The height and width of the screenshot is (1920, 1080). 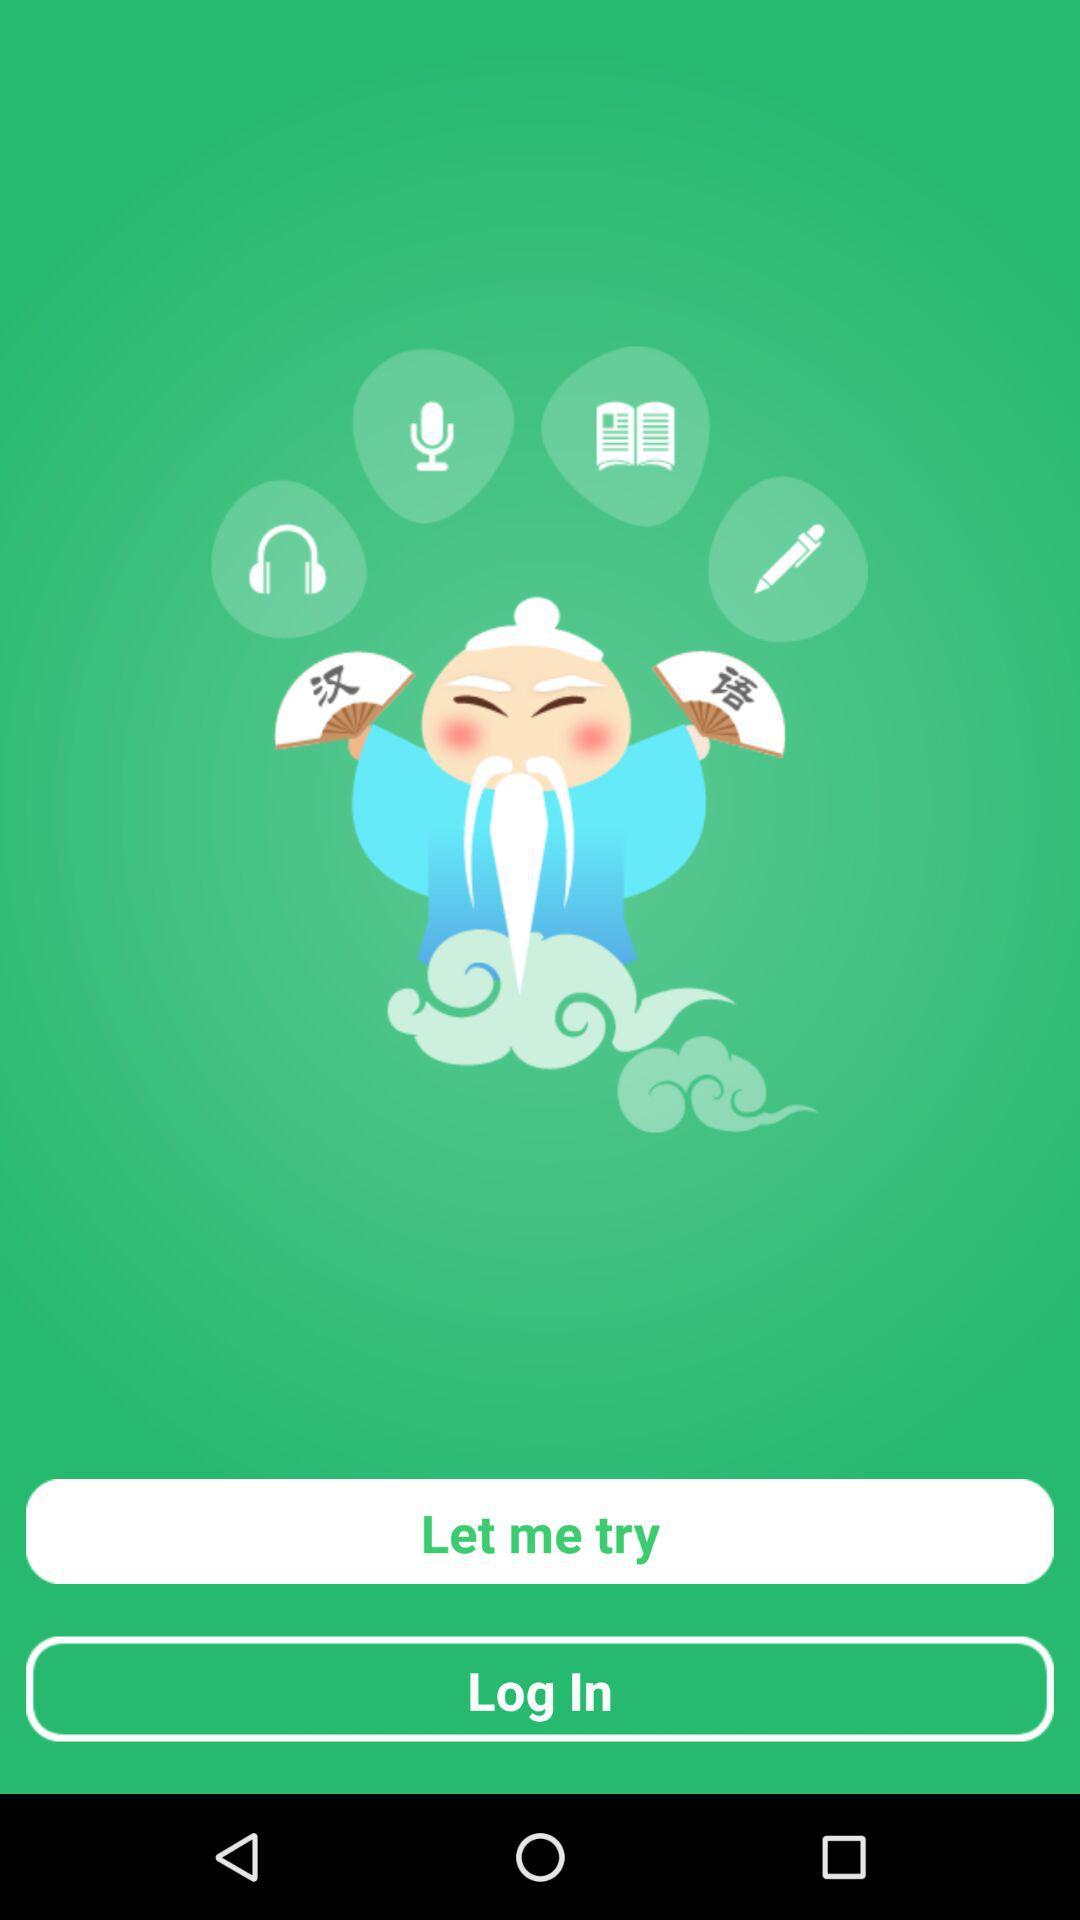 I want to click on log in button, so click(x=540, y=1688).